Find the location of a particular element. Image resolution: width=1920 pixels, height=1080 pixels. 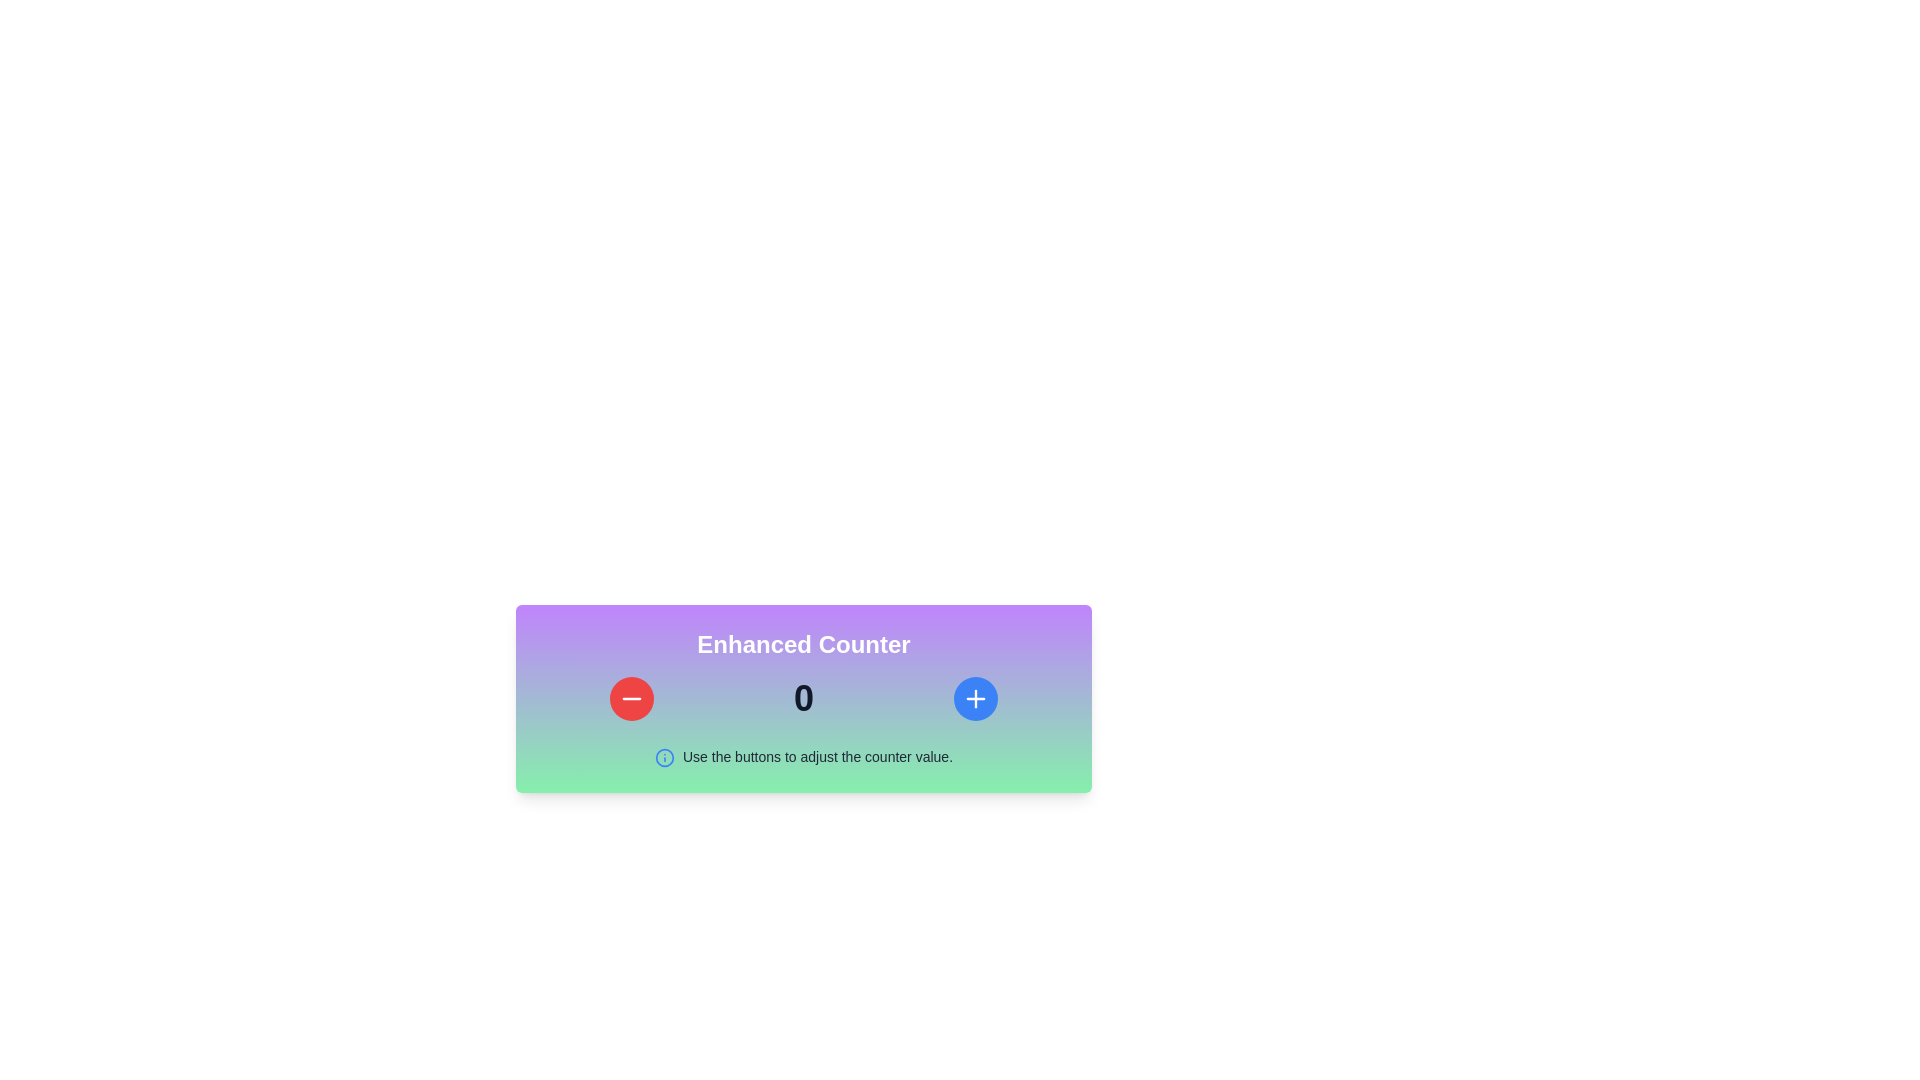

the minus sign icon, which is a thin horizontal line in a circular red button, to decrement the counter next to the text '0' is located at coordinates (631, 697).